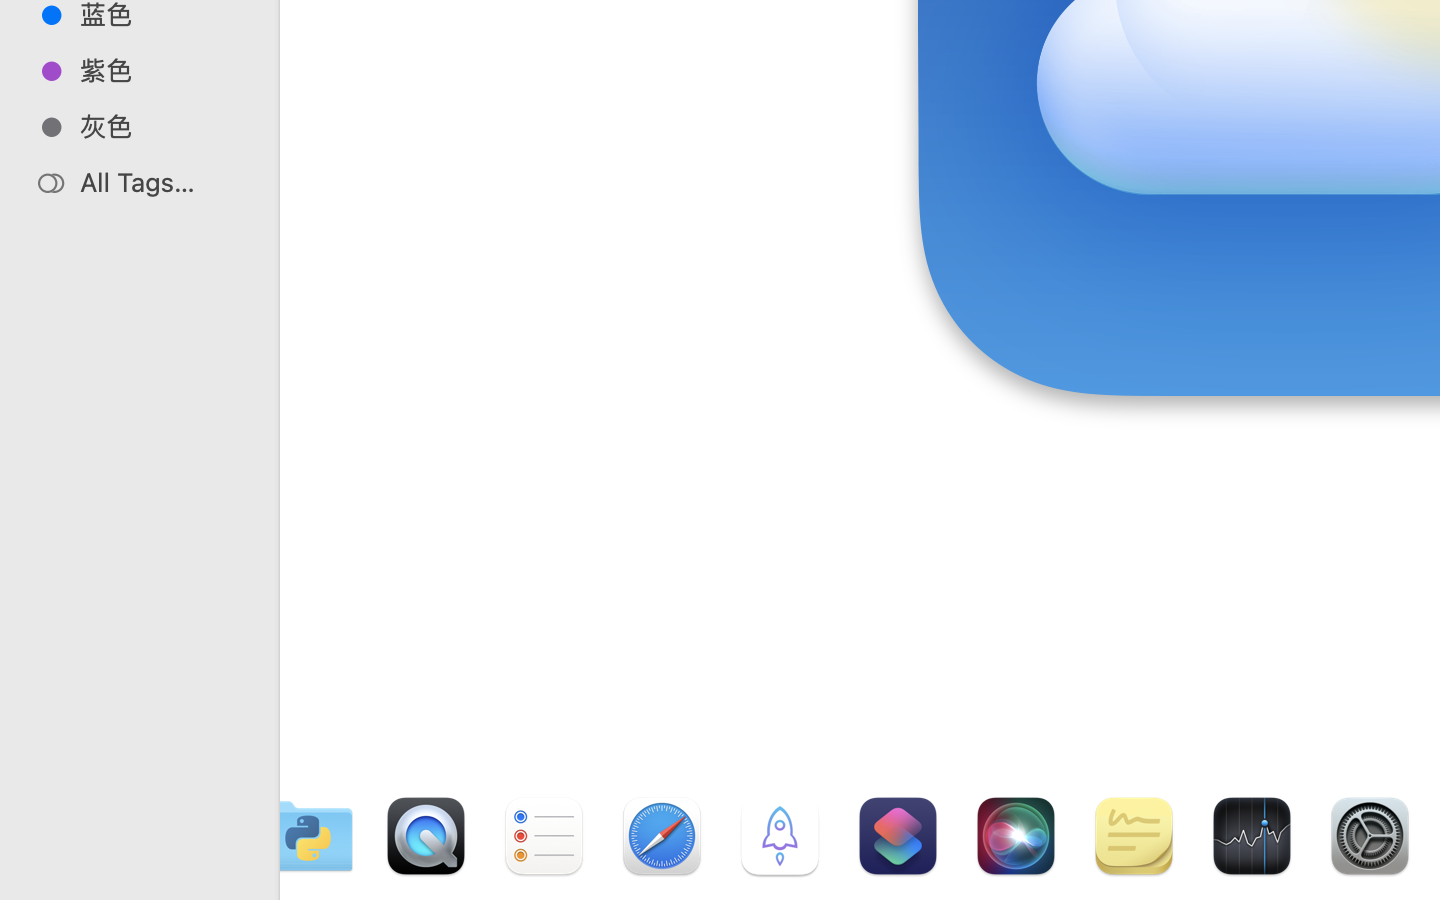 Image resolution: width=1440 pixels, height=900 pixels. Describe the element at coordinates (159, 126) in the screenshot. I see `'灰色'` at that location.